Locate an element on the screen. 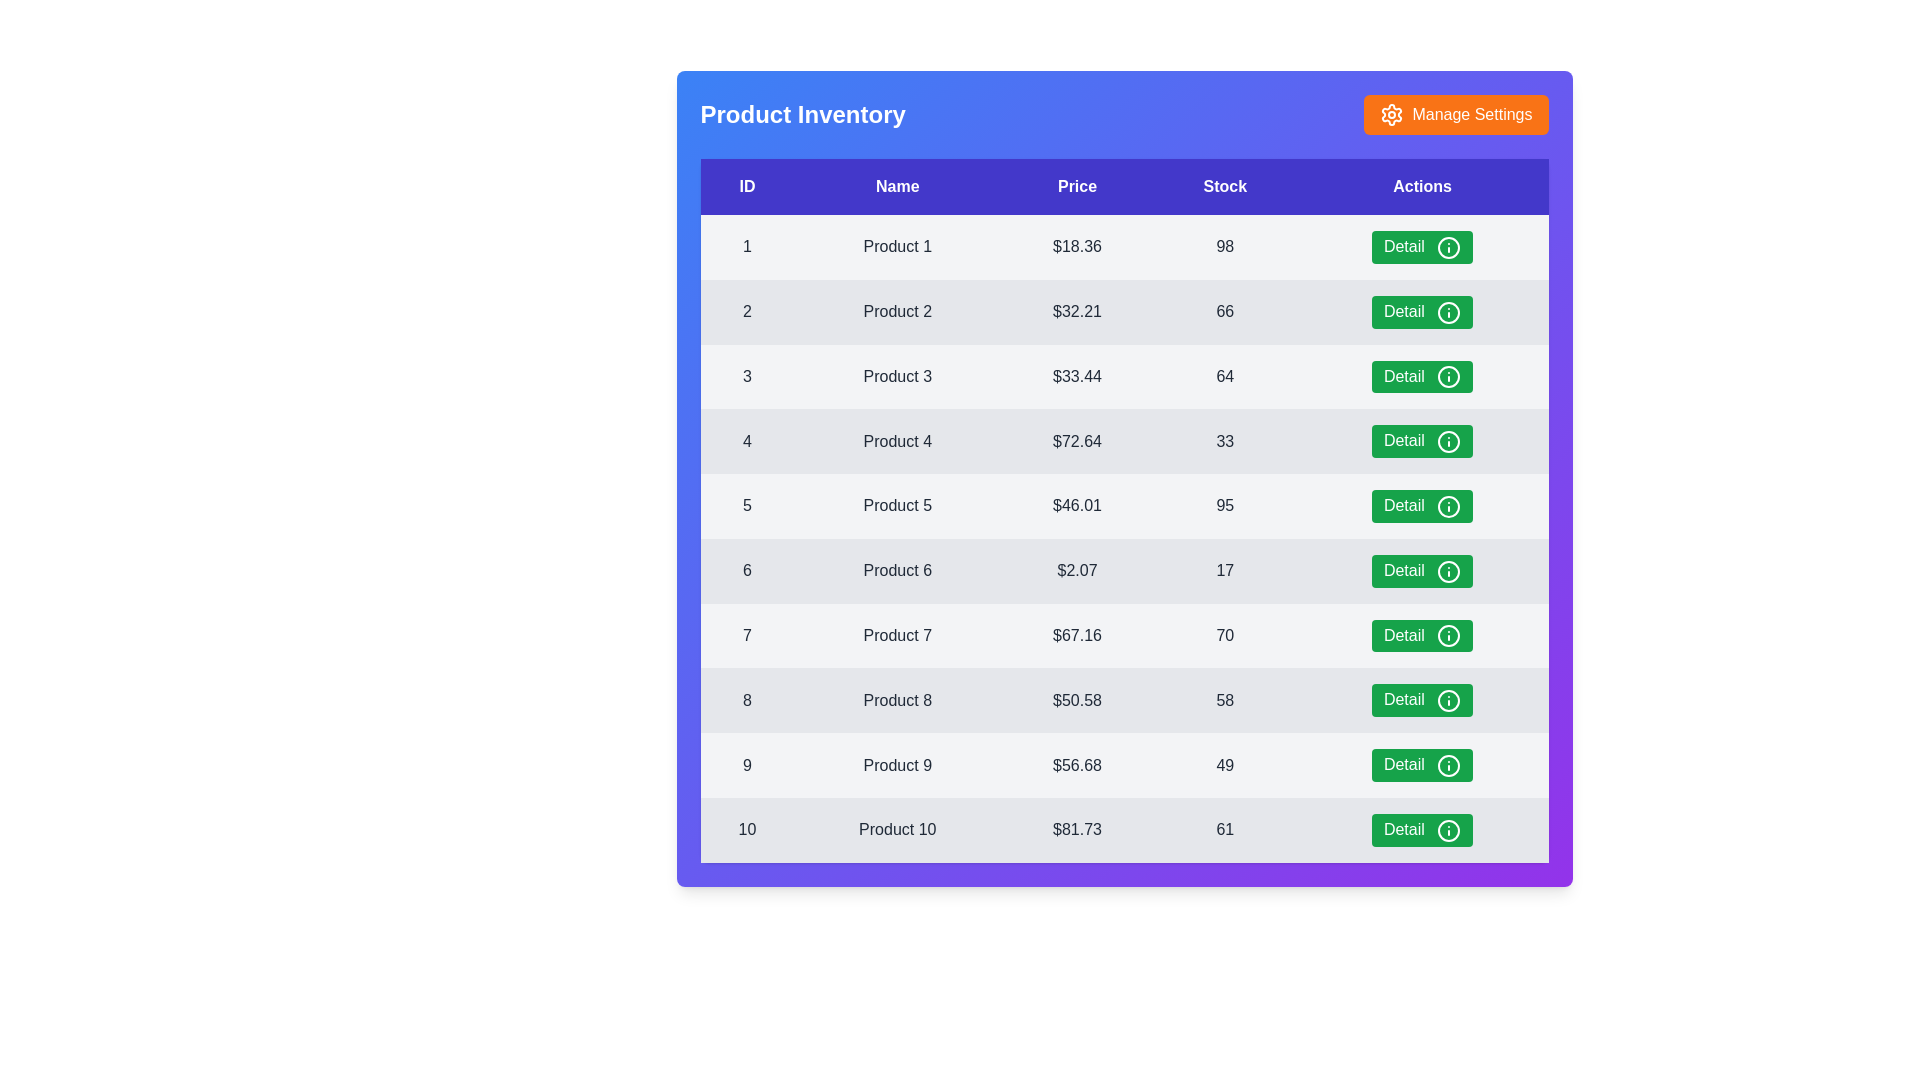  the table header ID to sort the table by that column is located at coordinates (746, 186).